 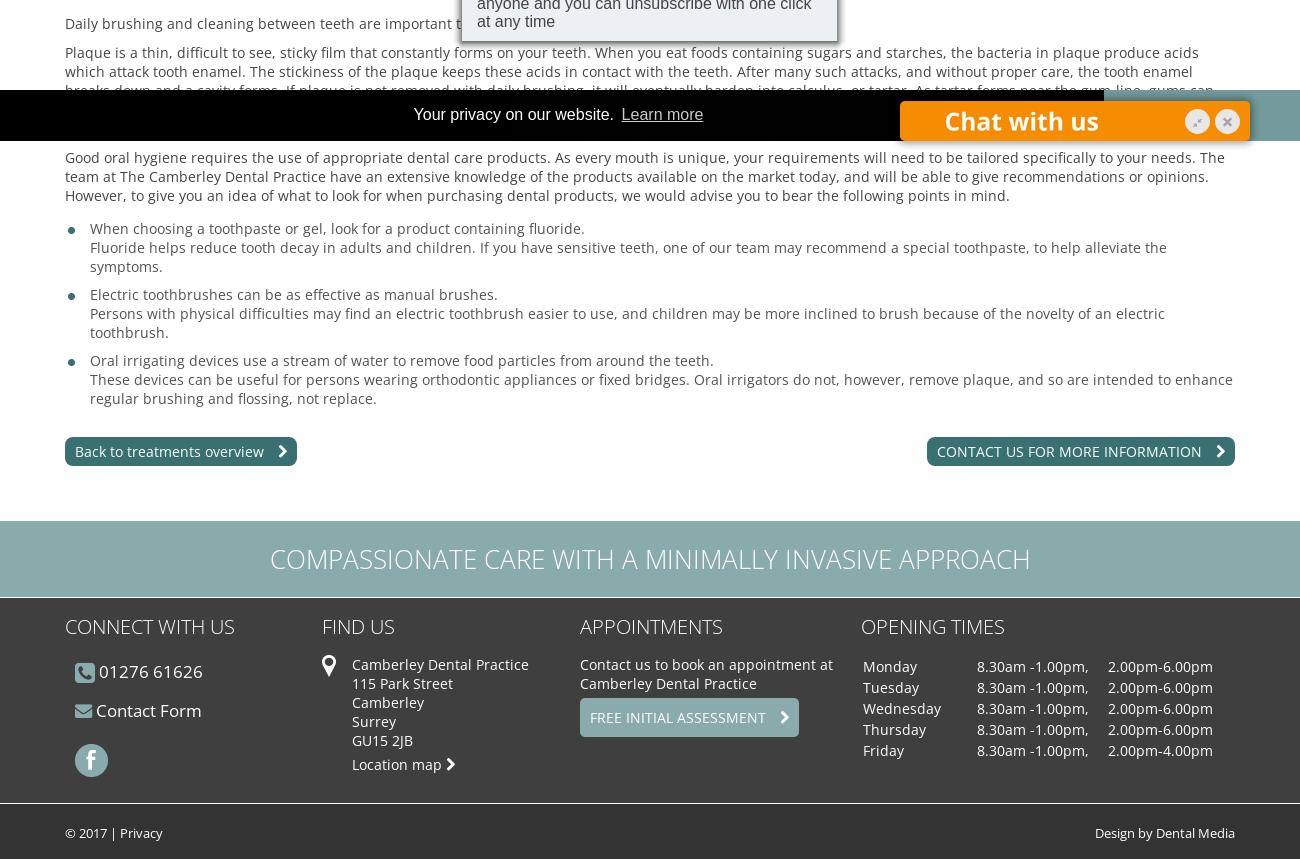 I want to click on 'Your privacy on our website.', so click(x=515, y=114).